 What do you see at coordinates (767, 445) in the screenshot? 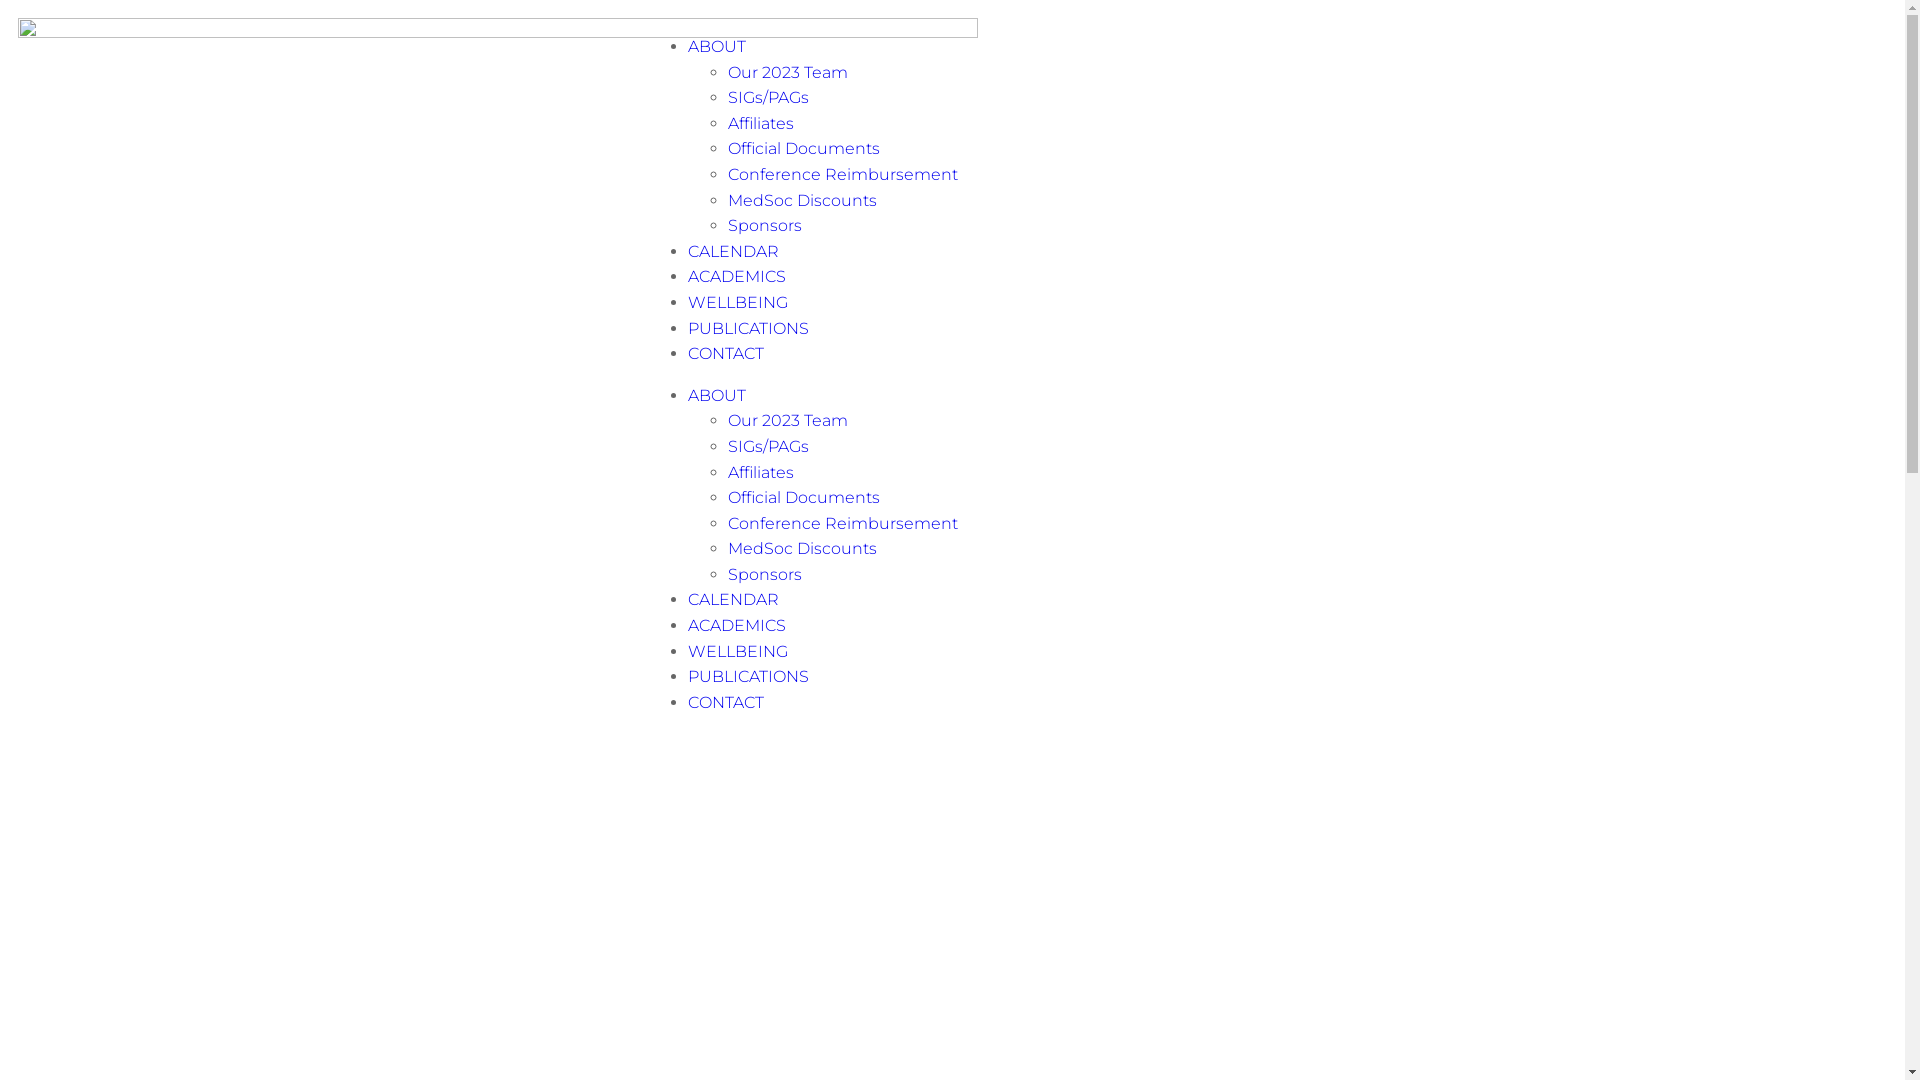
I see `'SIGs/PAGs'` at bounding box center [767, 445].